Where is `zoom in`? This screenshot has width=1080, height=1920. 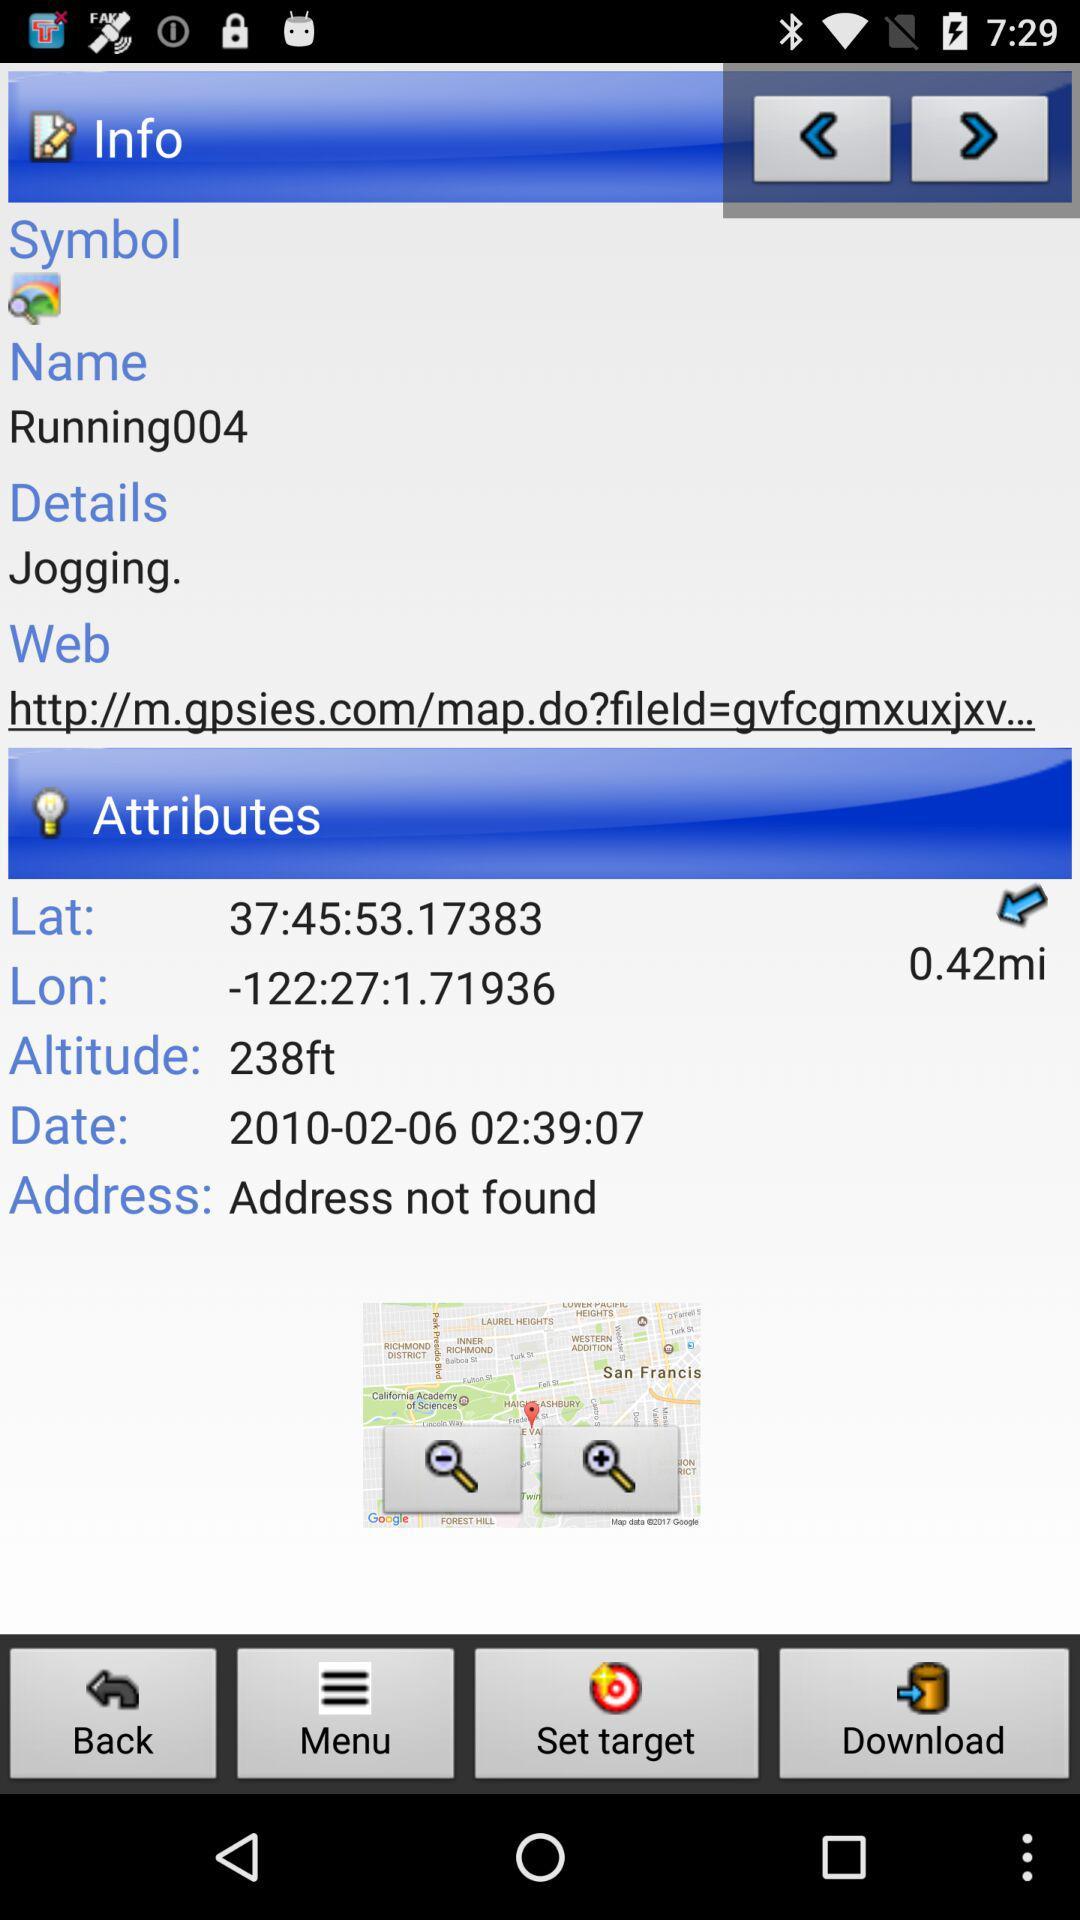 zoom in is located at coordinates (609, 1475).